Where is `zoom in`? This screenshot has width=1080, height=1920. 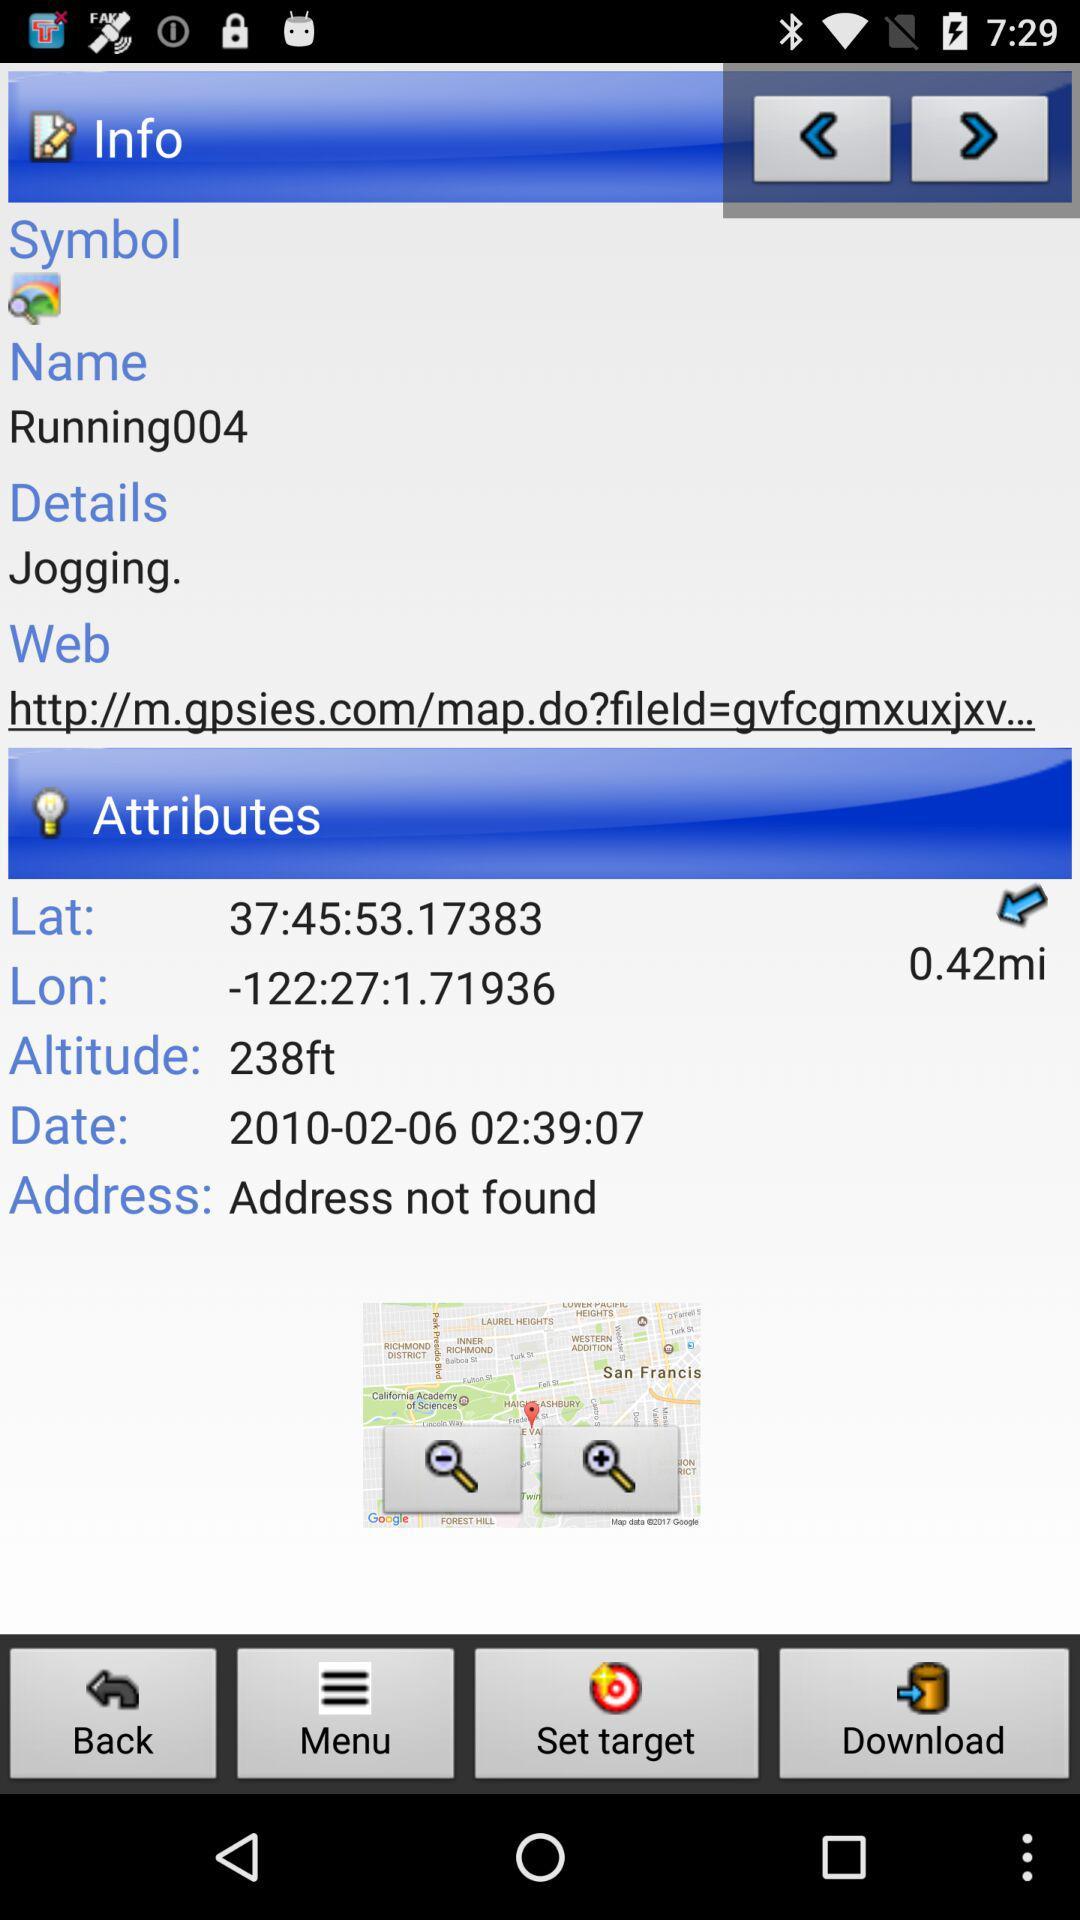 zoom in is located at coordinates (609, 1475).